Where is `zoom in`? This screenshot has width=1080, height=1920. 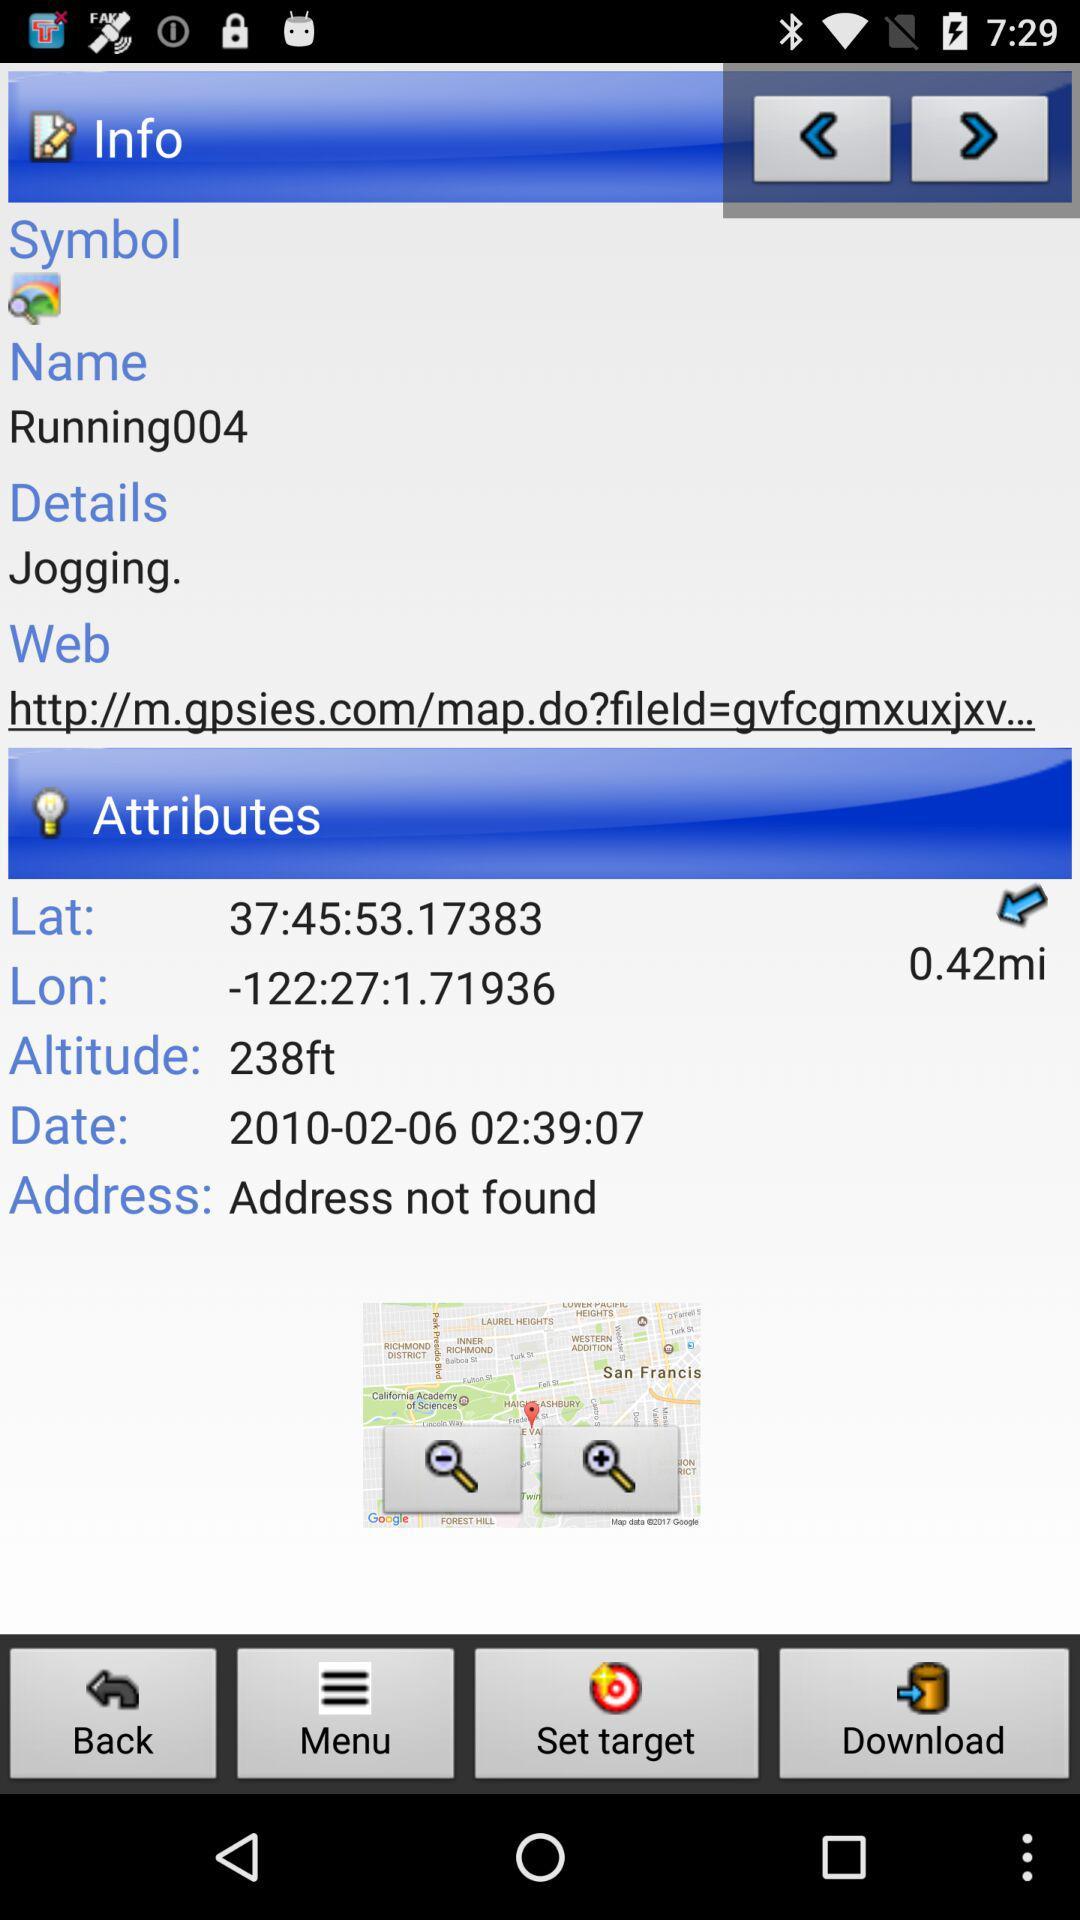 zoom in is located at coordinates (609, 1475).